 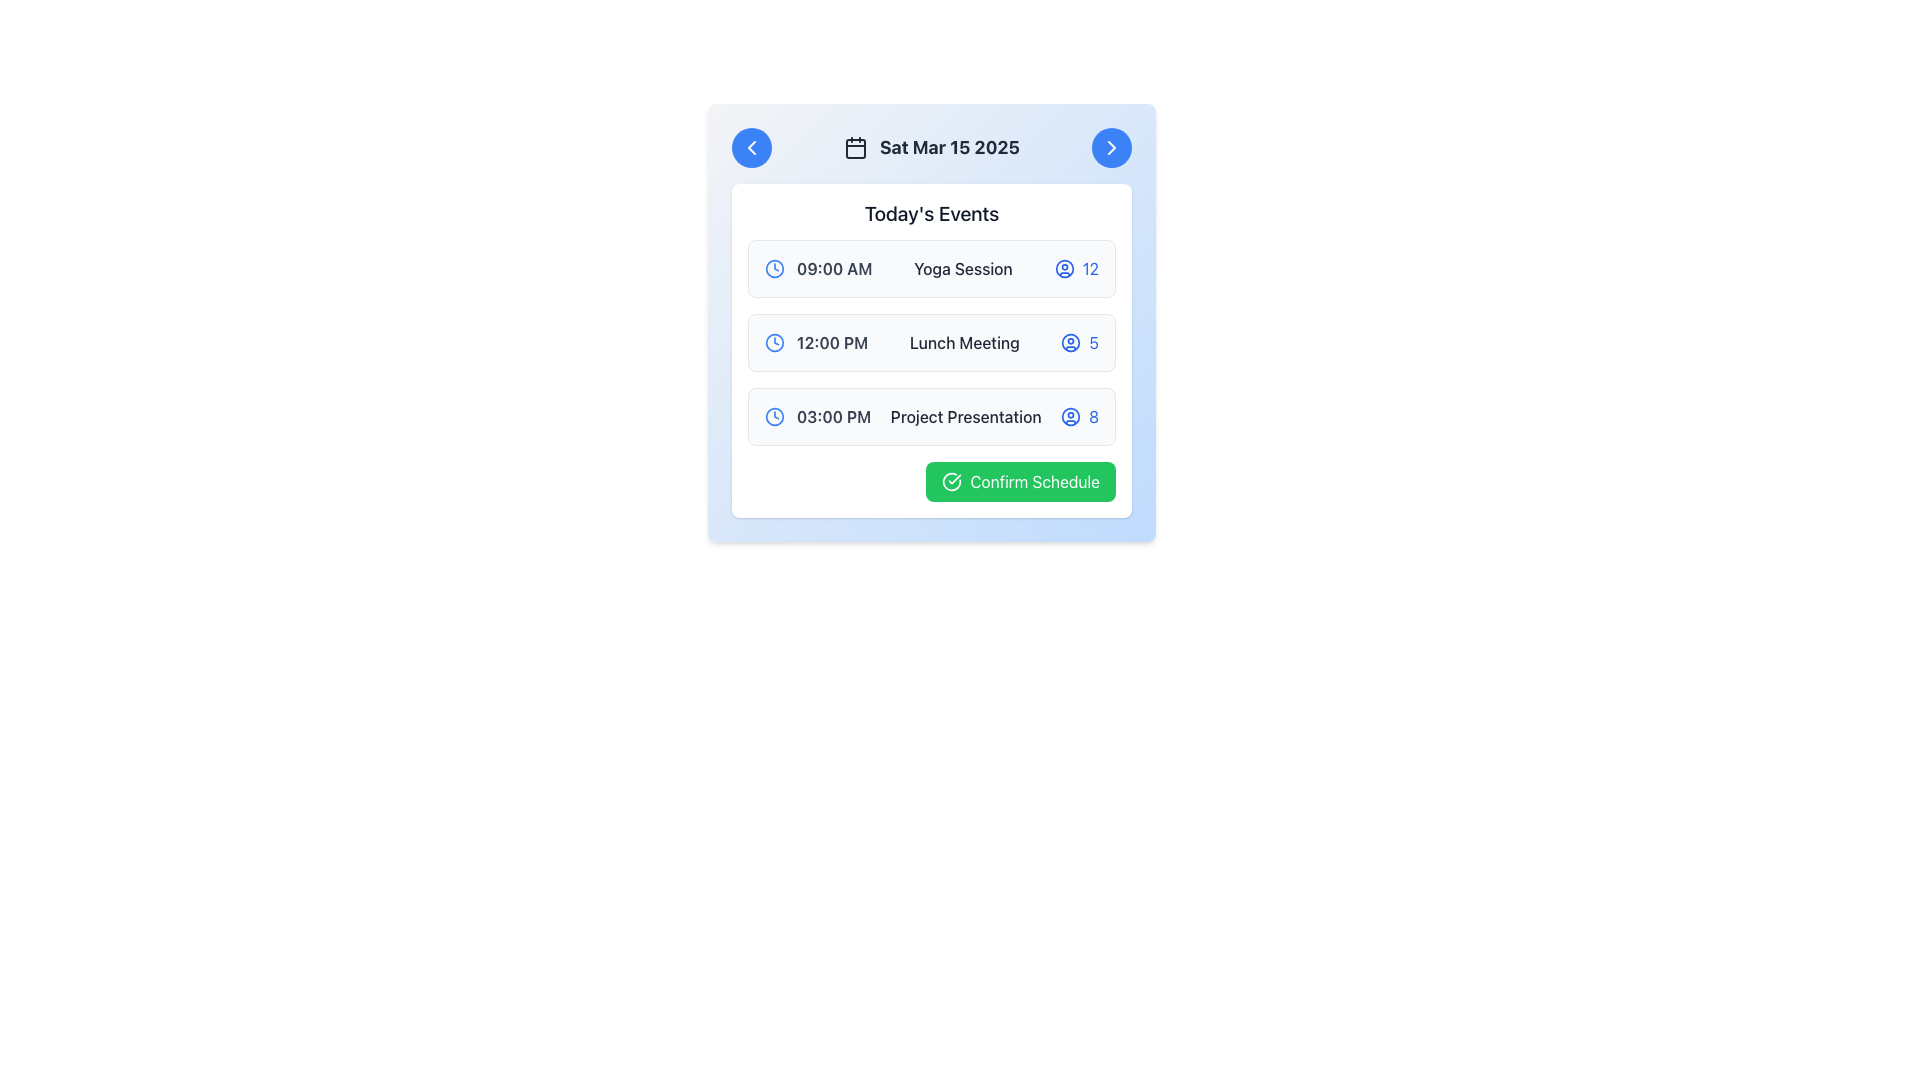 What do you see at coordinates (1070, 415) in the screenshot?
I see `the user avatar icon with a thin blue stroke next to the number 8 in the '03:00 PM Project Presentation' event` at bounding box center [1070, 415].